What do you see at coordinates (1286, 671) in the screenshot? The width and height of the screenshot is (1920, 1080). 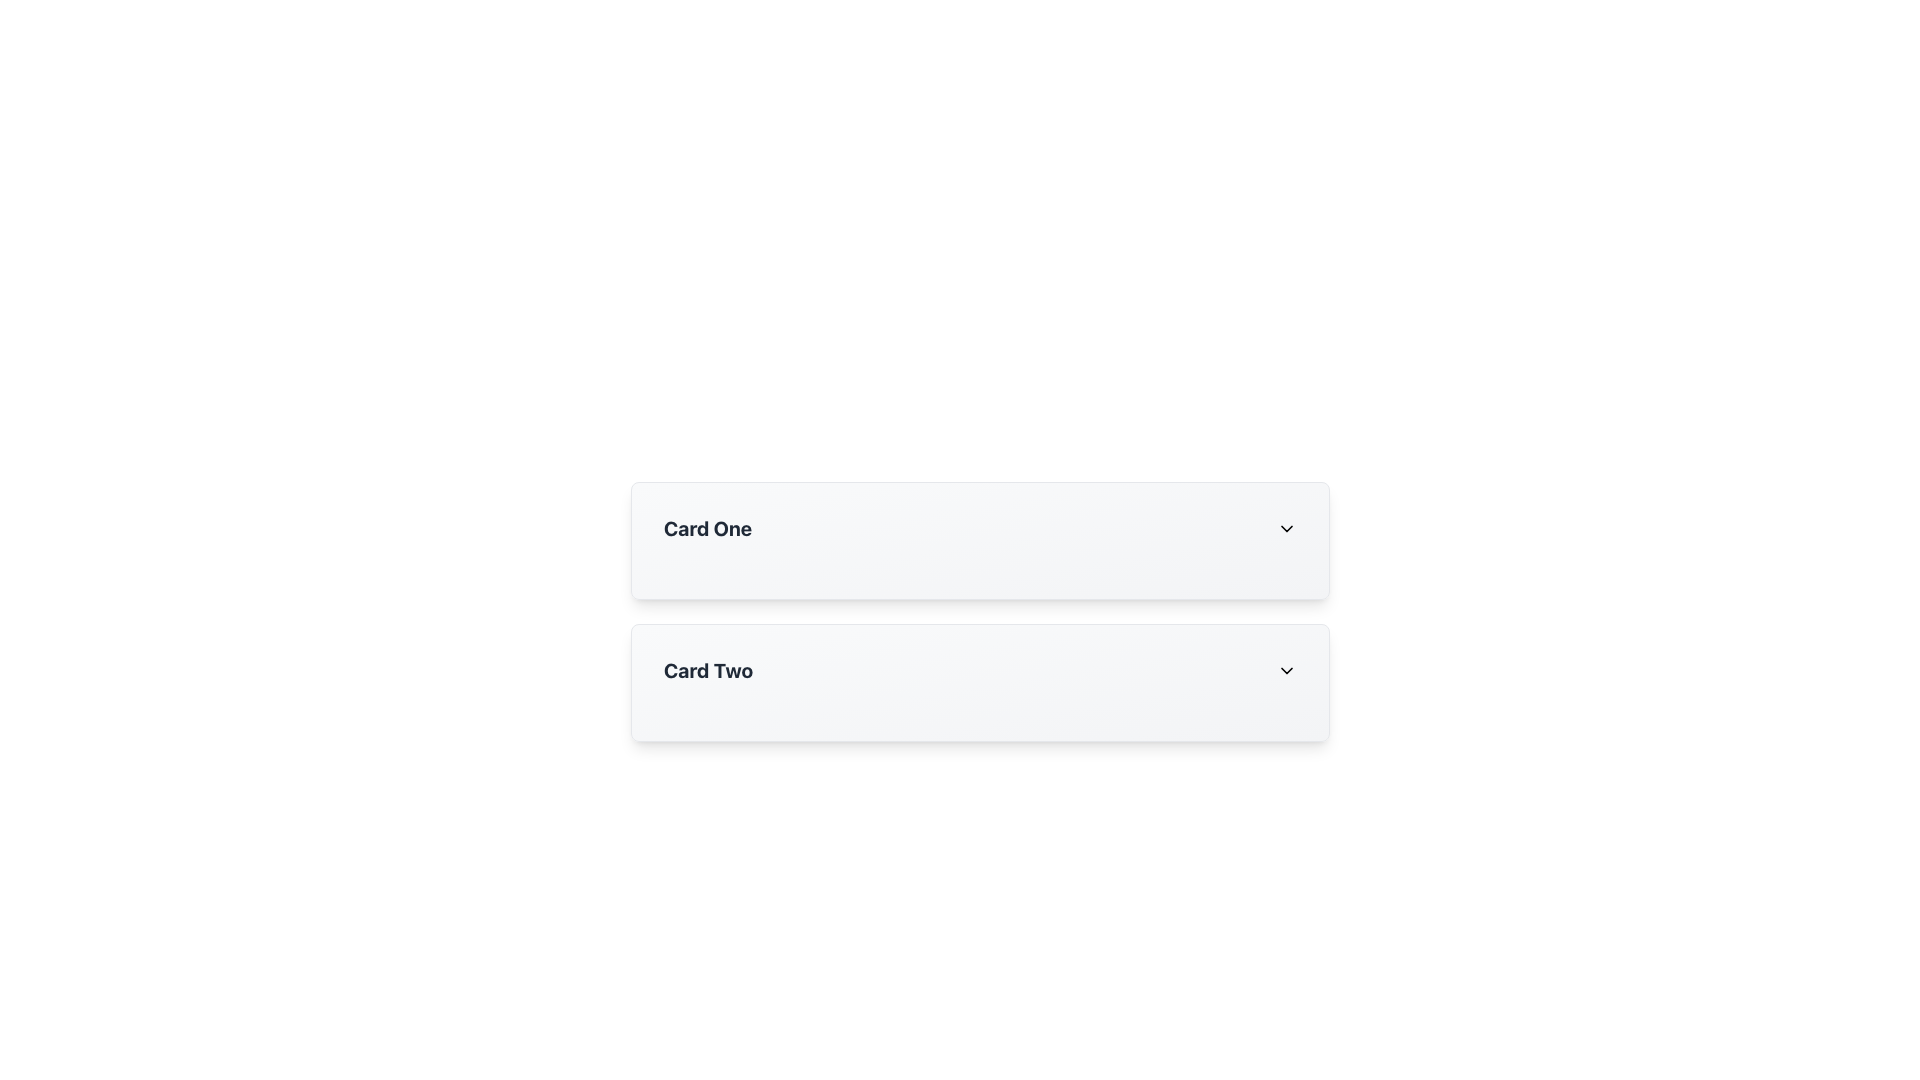 I see `the Dropdown indicator icon, which is an SVG chevron pointing downwards located at the far right of the 'Card Two' heading area` at bounding box center [1286, 671].